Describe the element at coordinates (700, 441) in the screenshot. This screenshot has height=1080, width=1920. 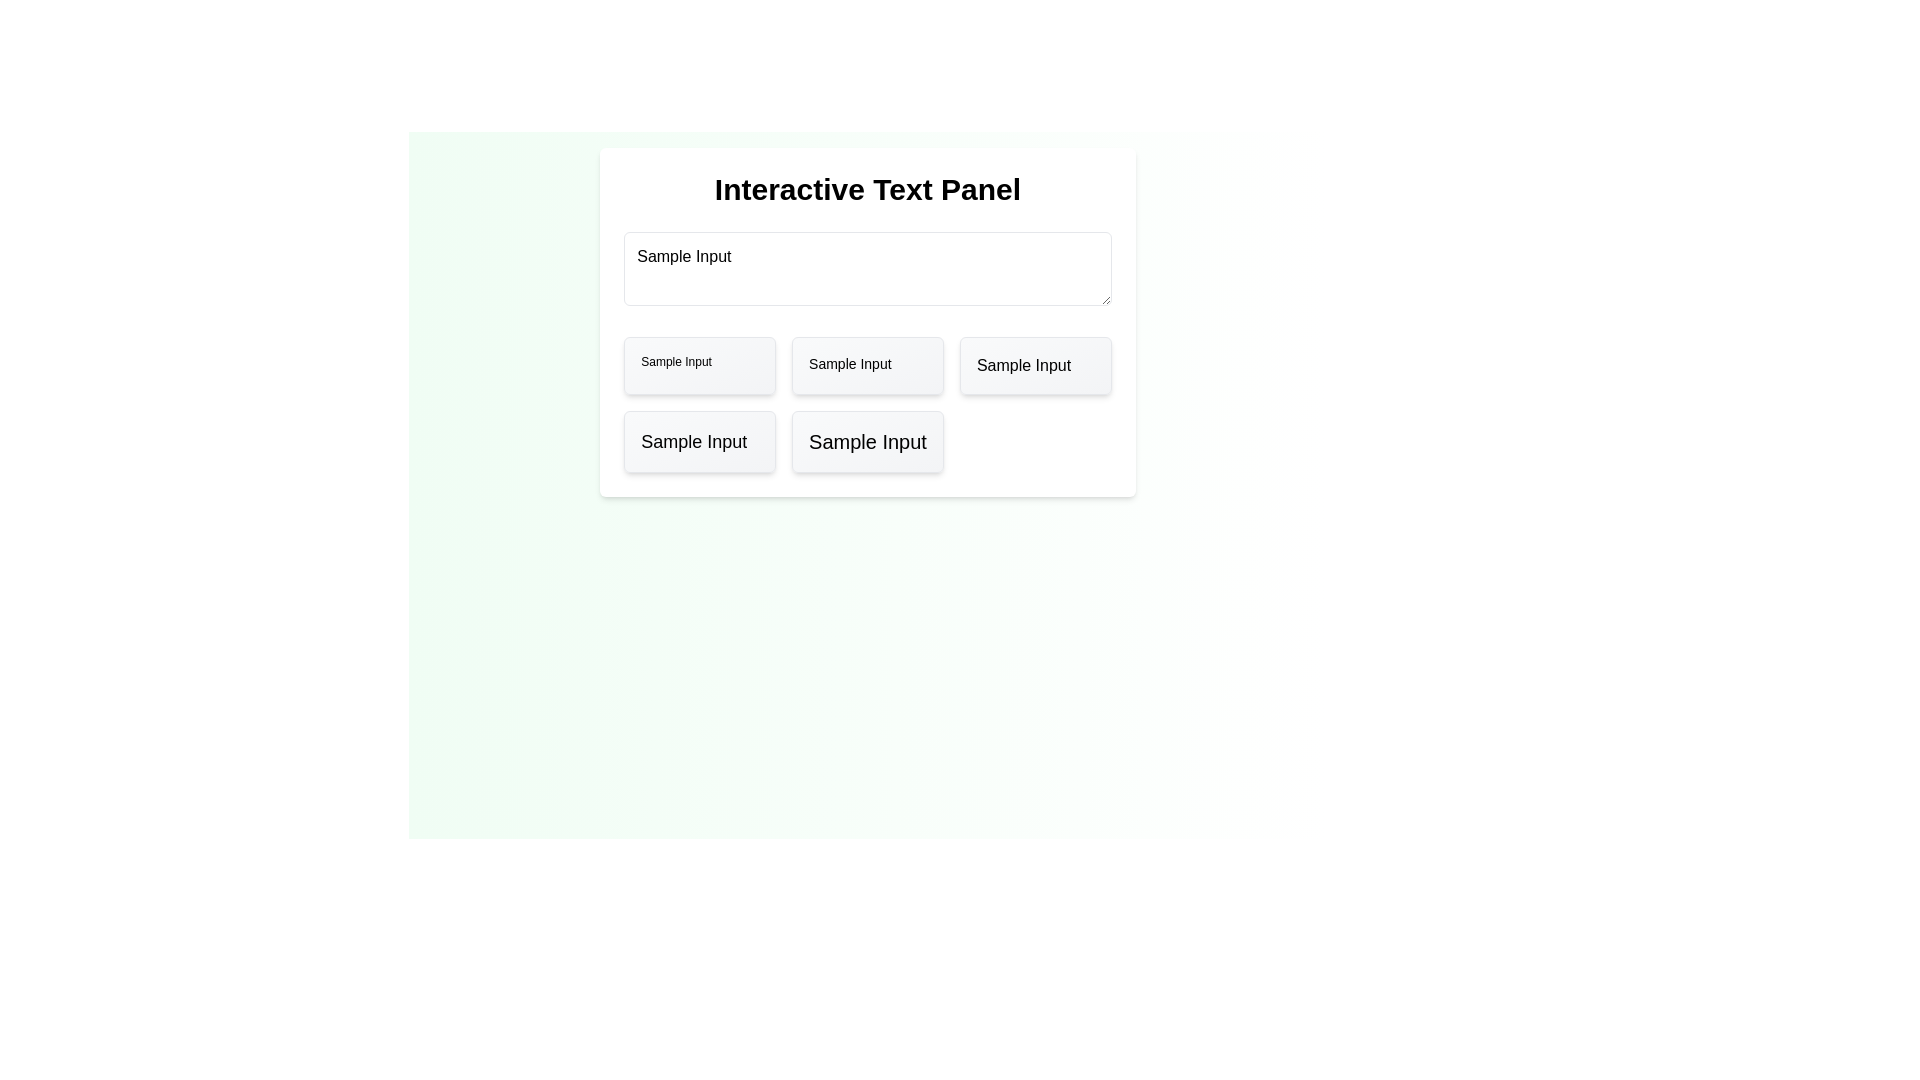
I see `the Text Label or Card Component displaying 'Sample Input', which is located in the bottom-left portion of the grid layout` at that location.